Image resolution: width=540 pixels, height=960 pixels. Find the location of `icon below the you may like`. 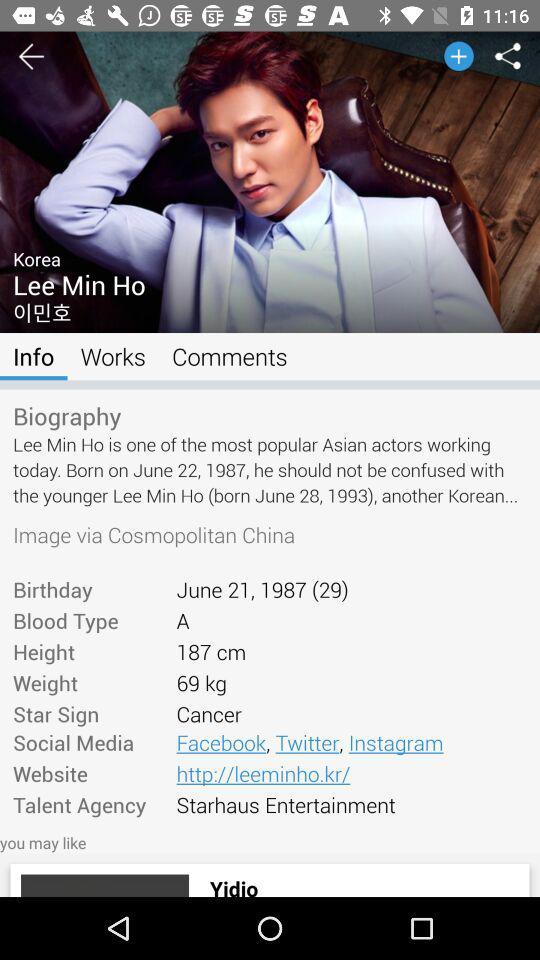

icon below the you may like is located at coordinates (104, 884).